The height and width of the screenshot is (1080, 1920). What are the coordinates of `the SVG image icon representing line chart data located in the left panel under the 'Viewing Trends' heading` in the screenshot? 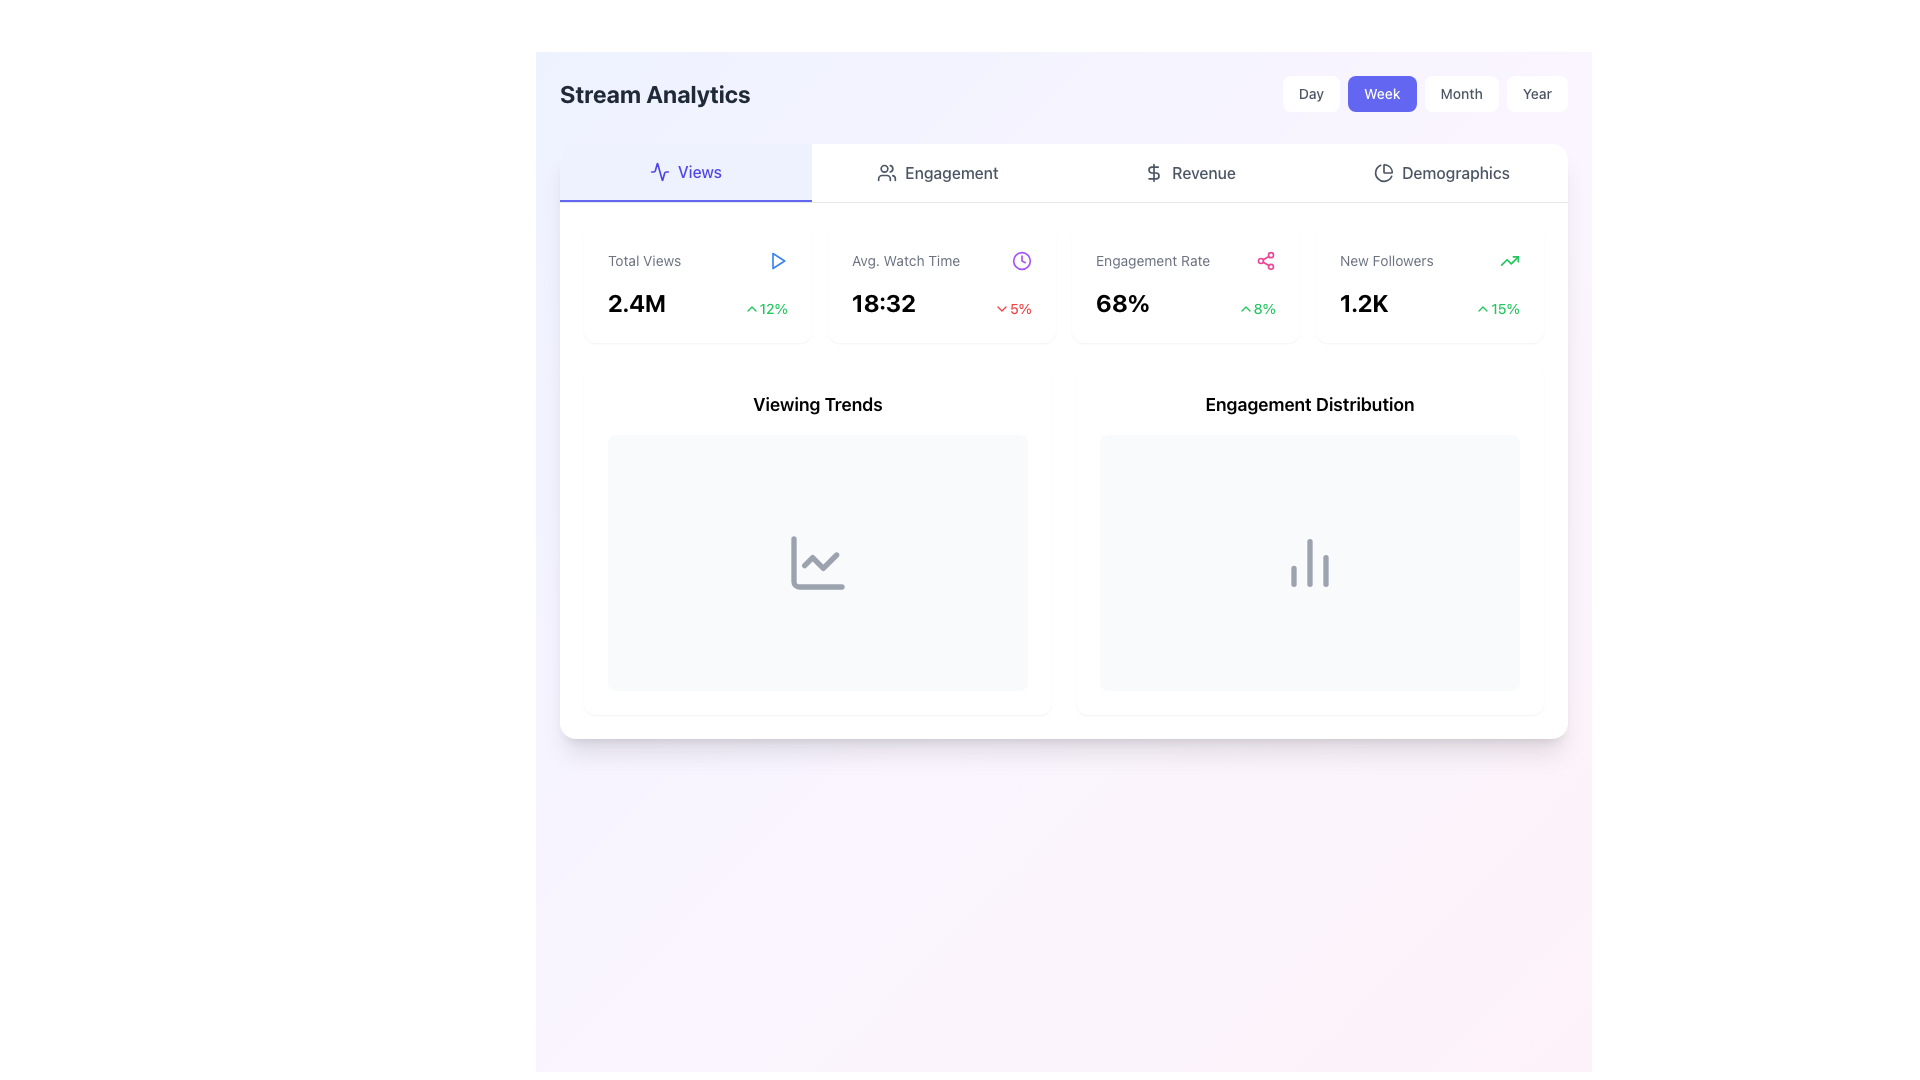 It's located at (817, 563).